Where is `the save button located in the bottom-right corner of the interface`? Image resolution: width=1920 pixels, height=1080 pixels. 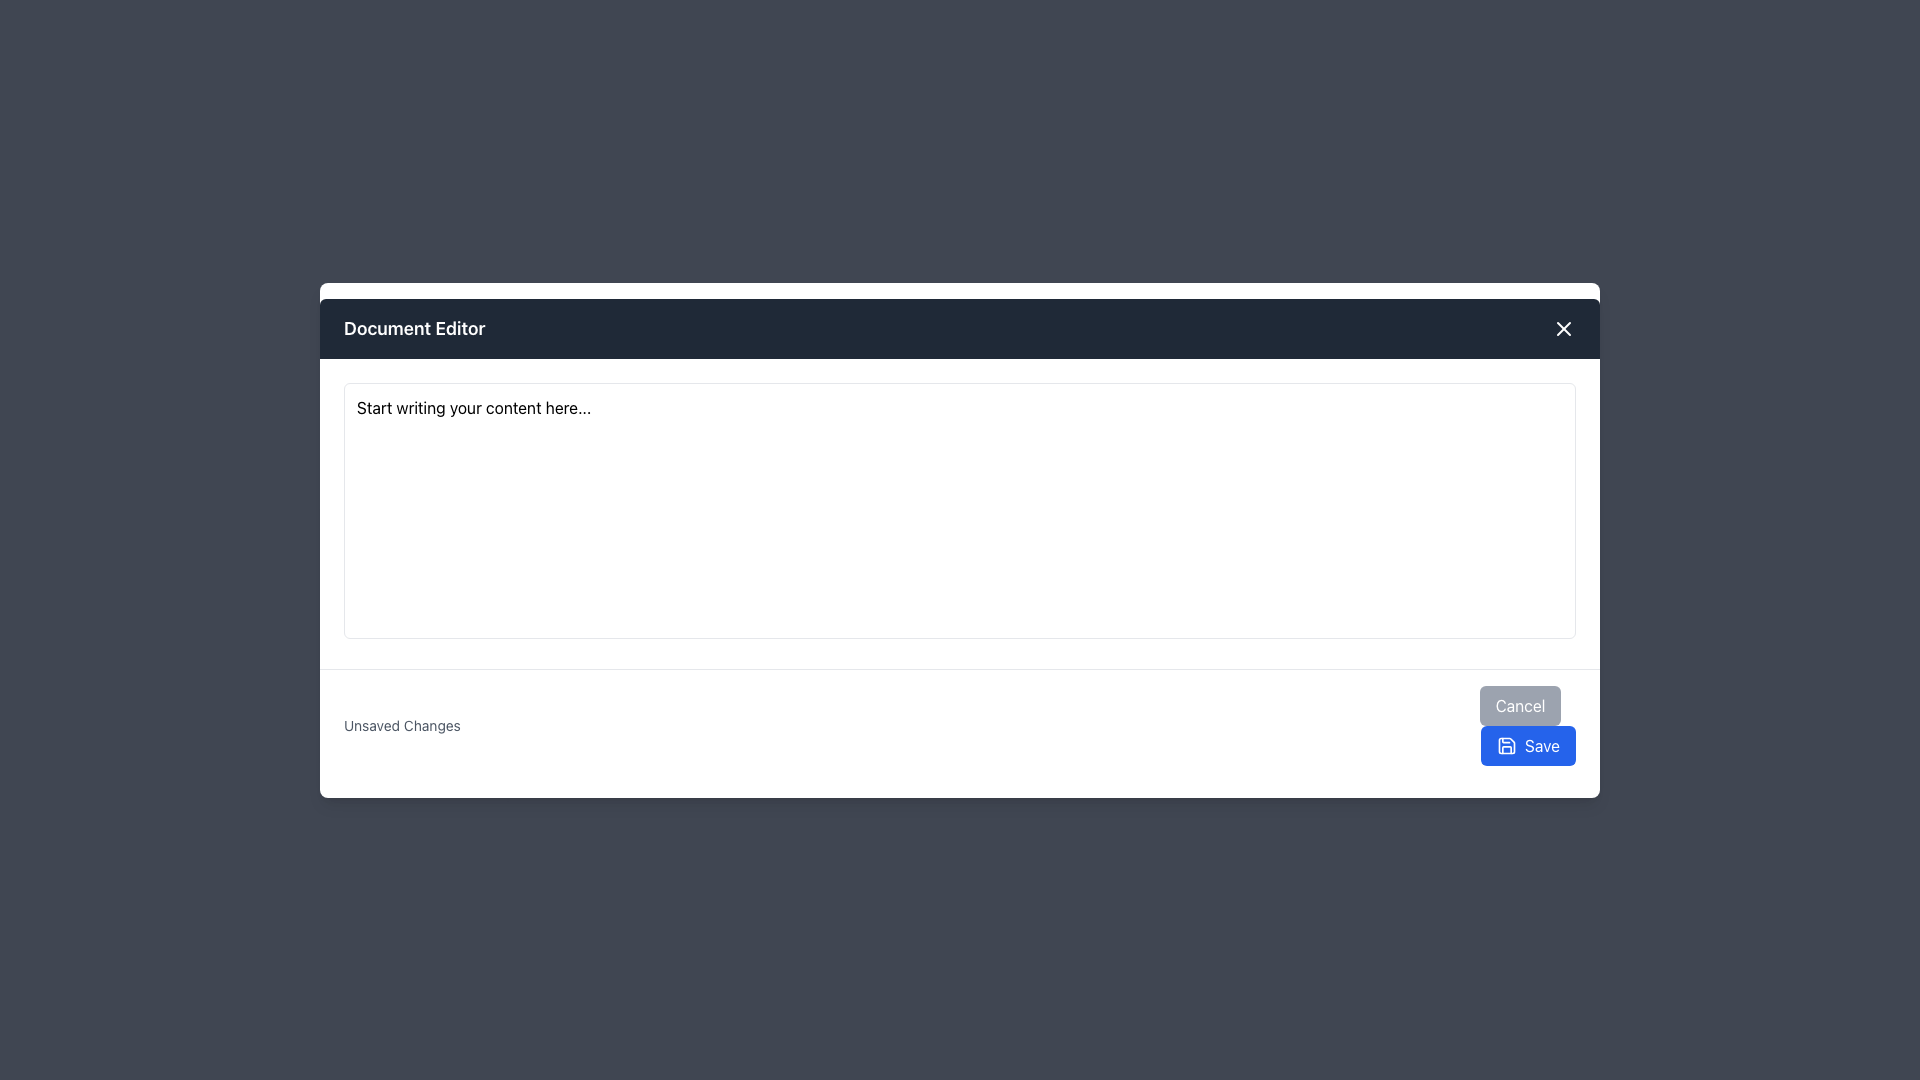
the save button located in the bottom-right corner of the interface is located at coordinates (1527, 745).